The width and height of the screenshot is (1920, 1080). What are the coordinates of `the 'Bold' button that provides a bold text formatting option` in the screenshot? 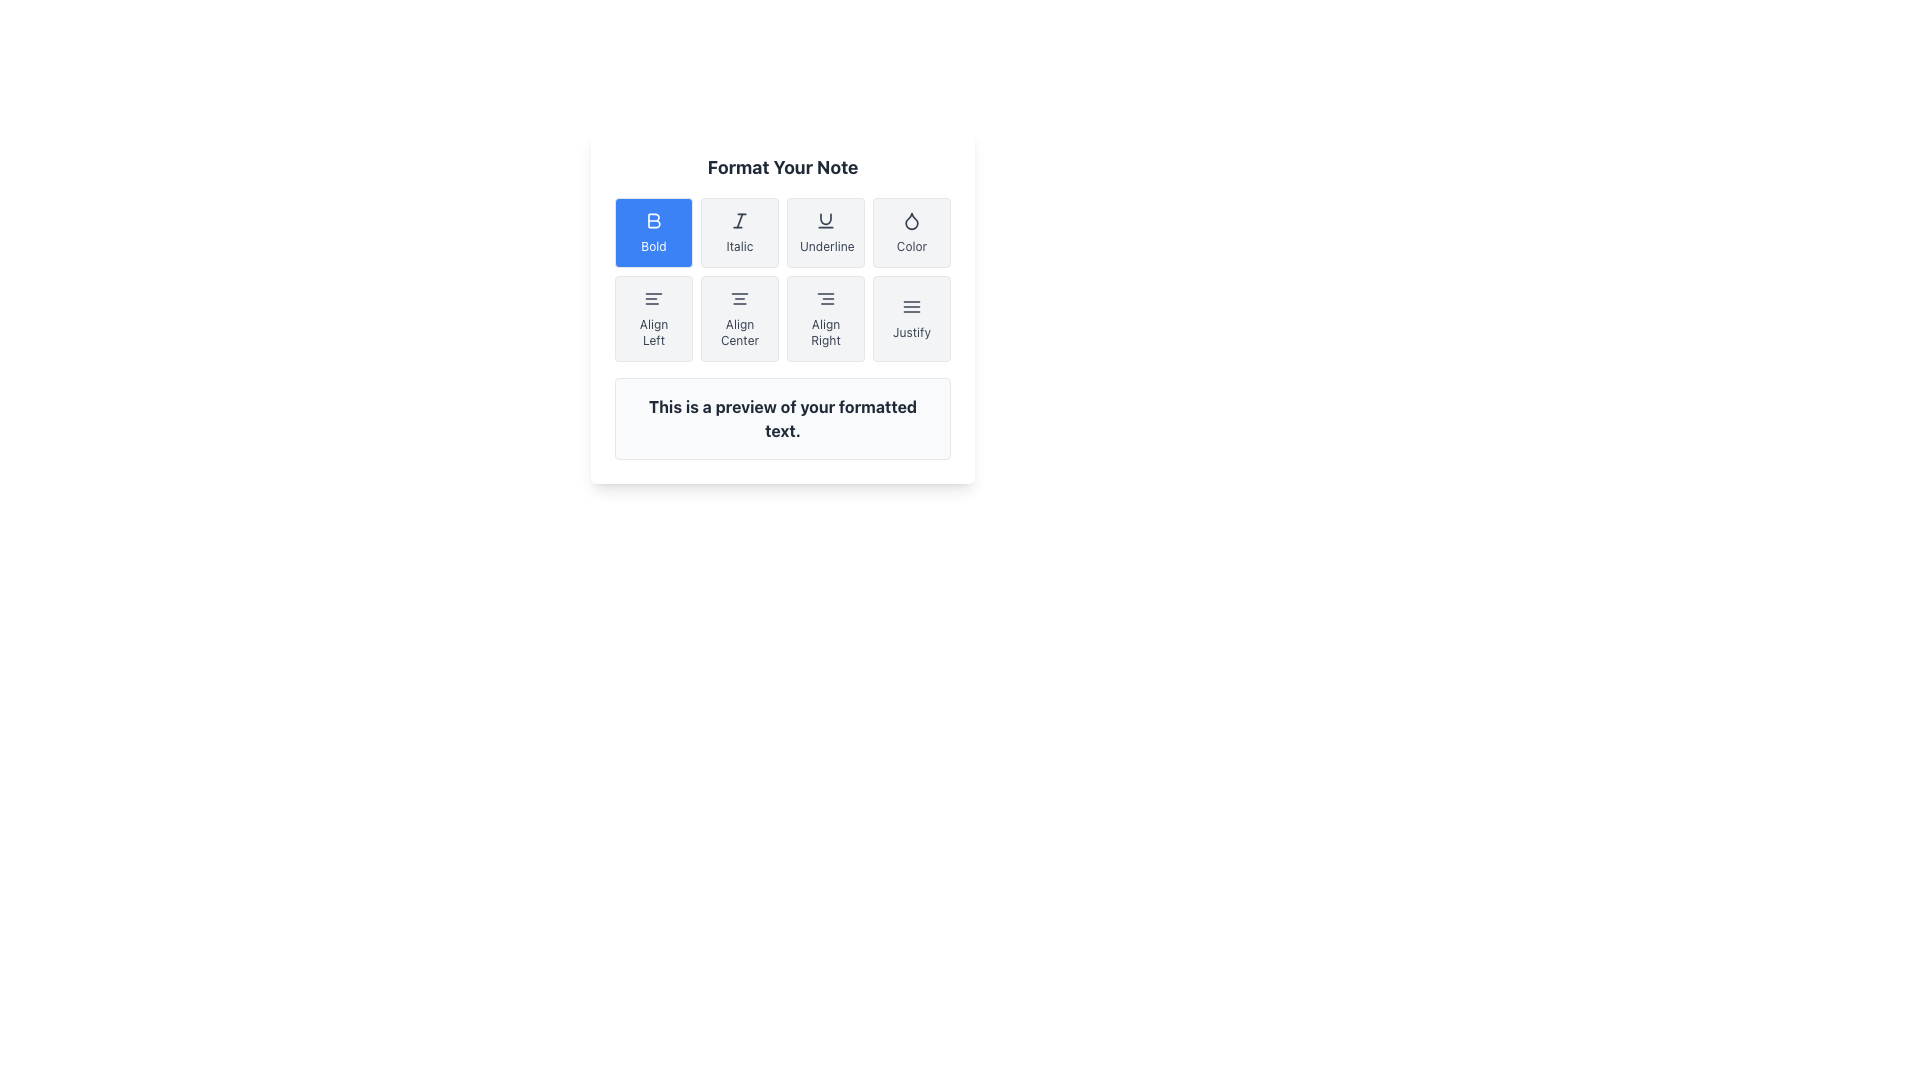 It's located at (653, 220).